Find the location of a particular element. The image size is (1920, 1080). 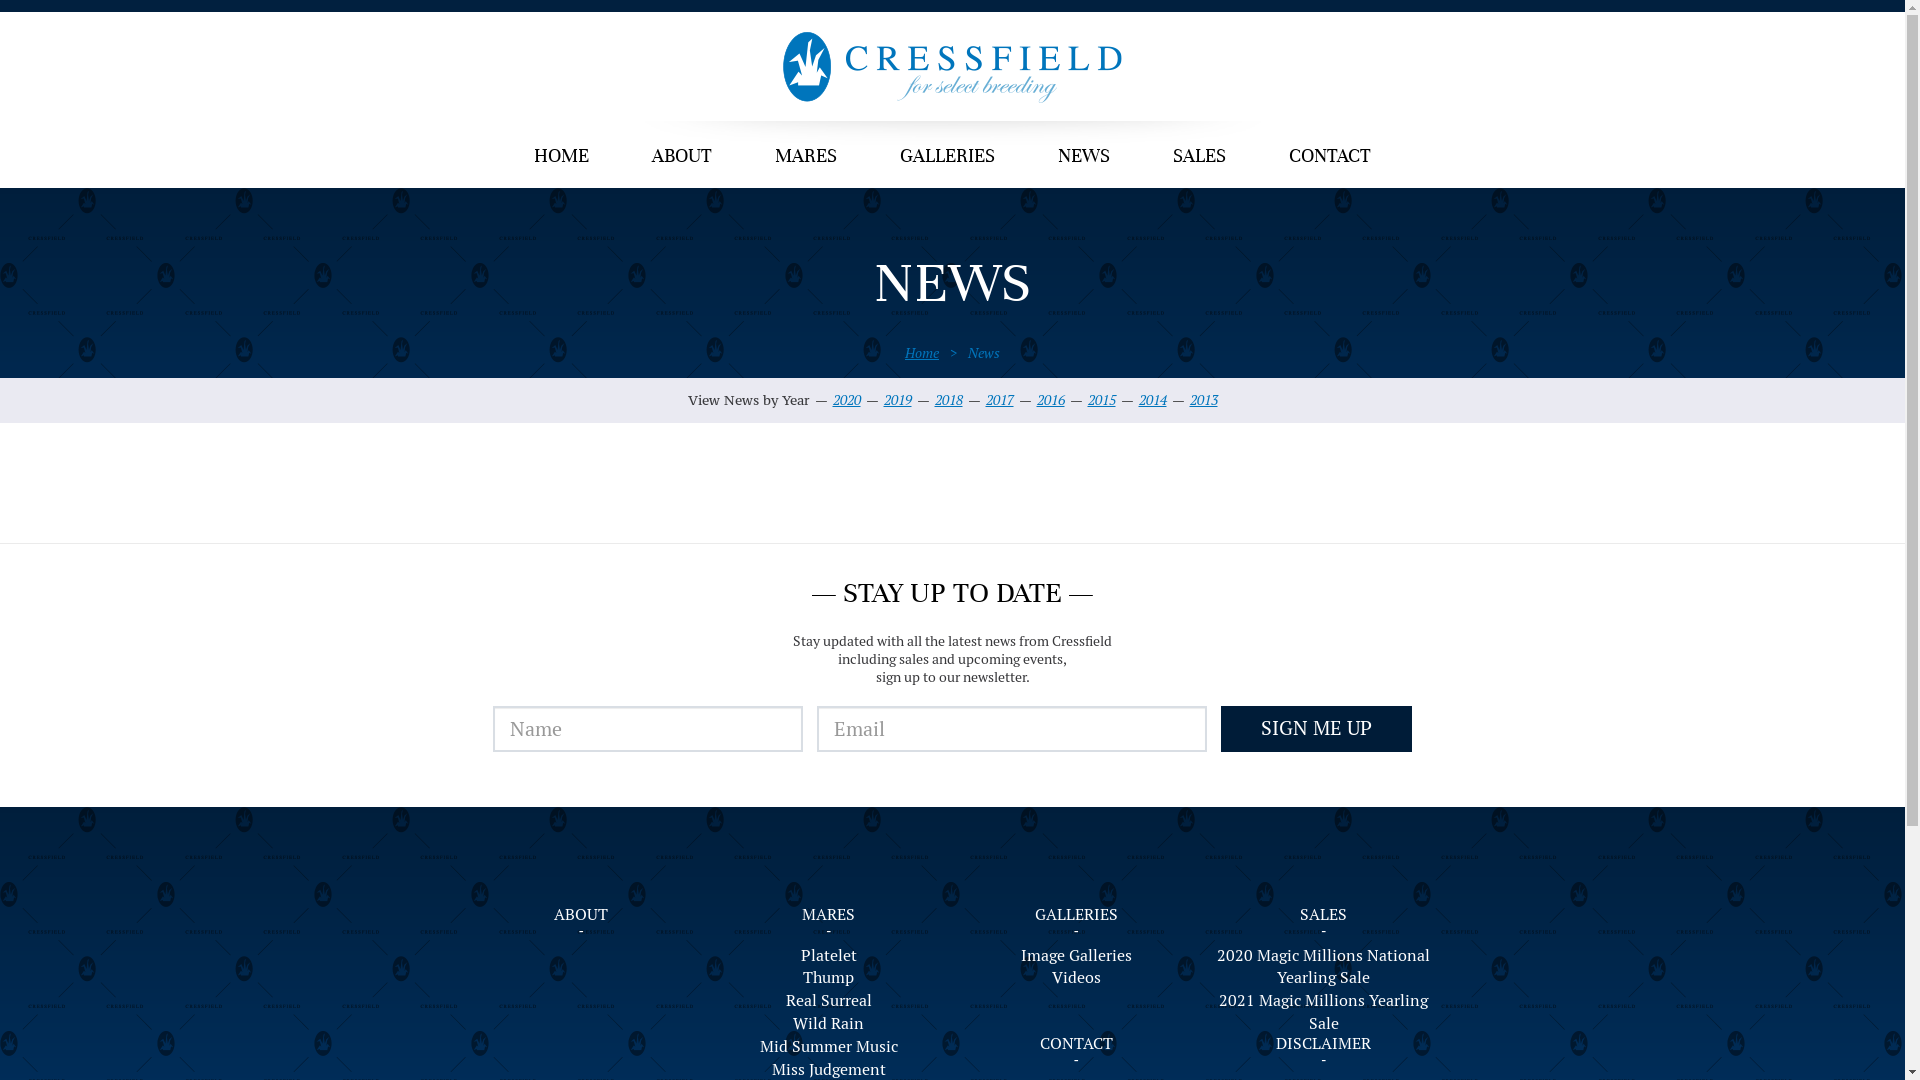

'Real Surreal' is located at coordinates (829, 1001).